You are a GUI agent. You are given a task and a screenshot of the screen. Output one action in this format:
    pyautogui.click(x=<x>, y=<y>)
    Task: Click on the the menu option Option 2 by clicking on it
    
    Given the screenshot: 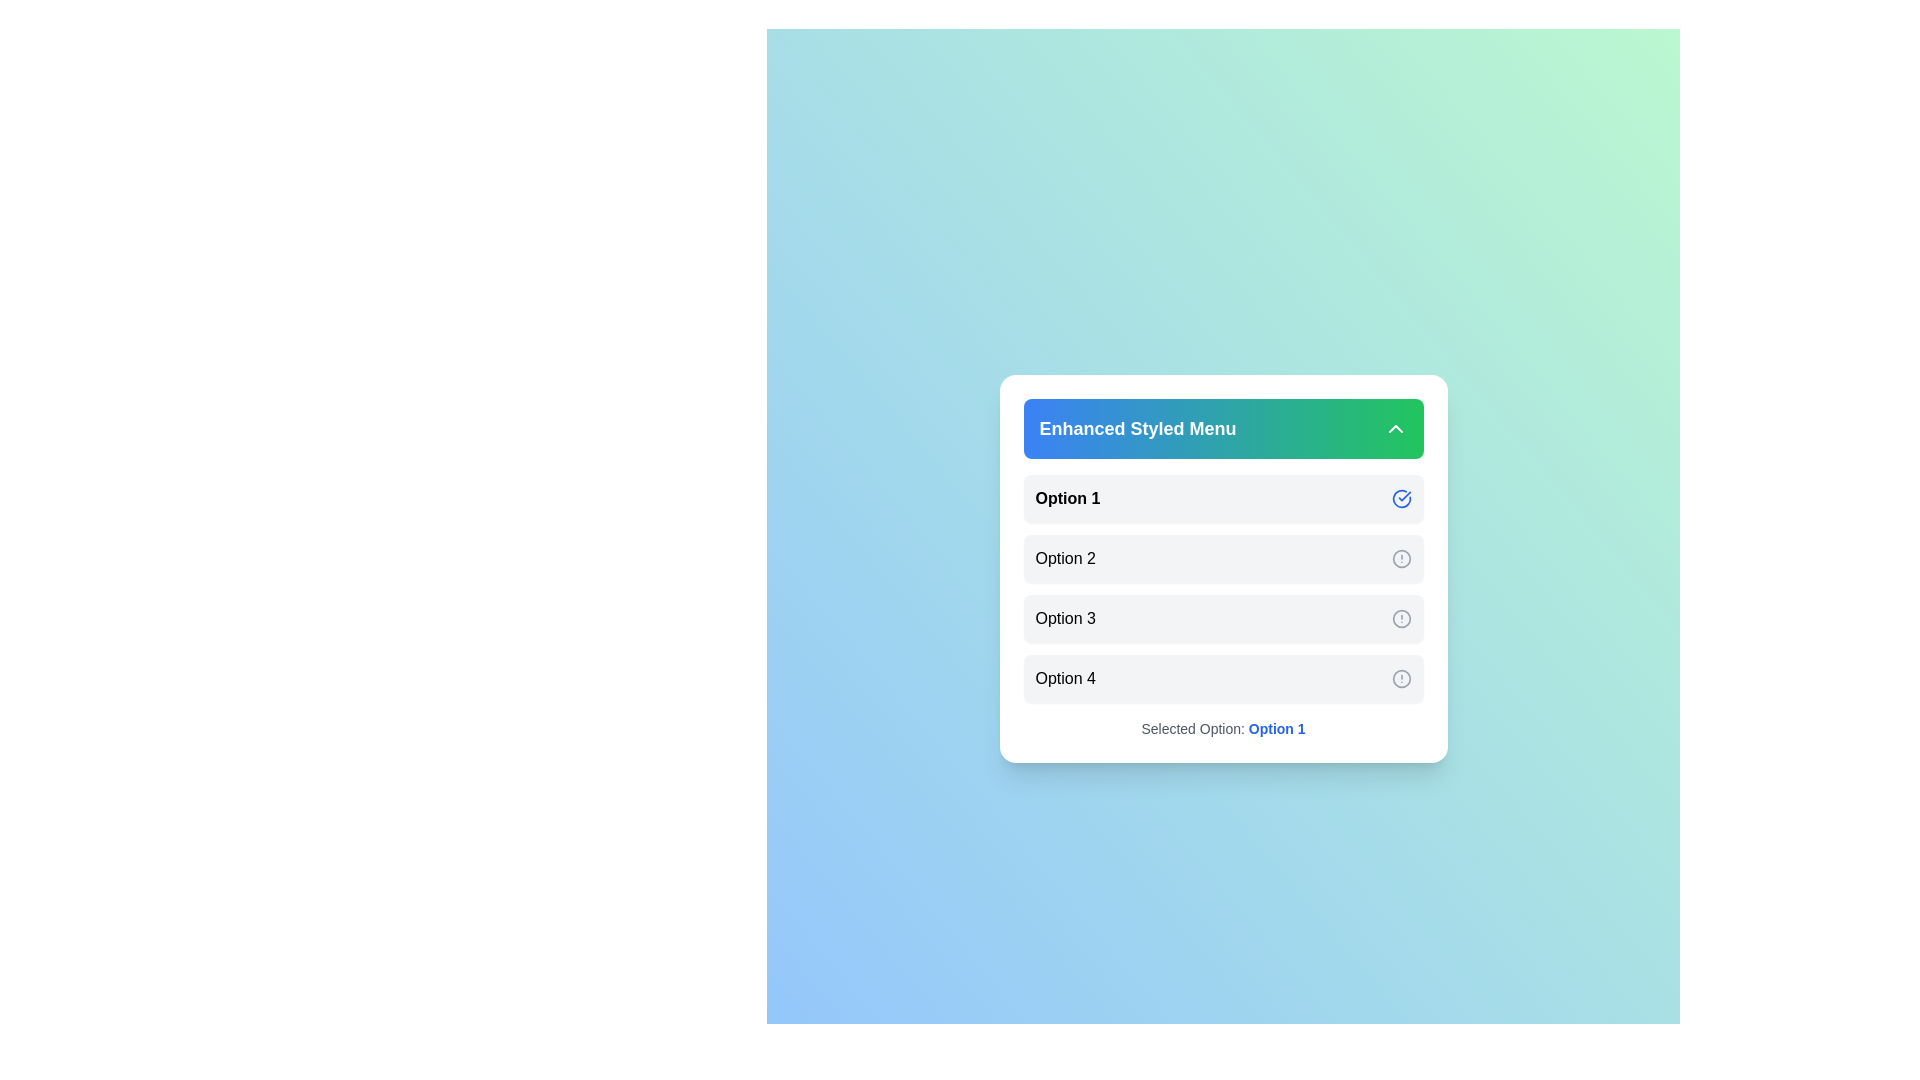 What is the action you would take?
    pyautogui.click(x=1222, y=559)
    